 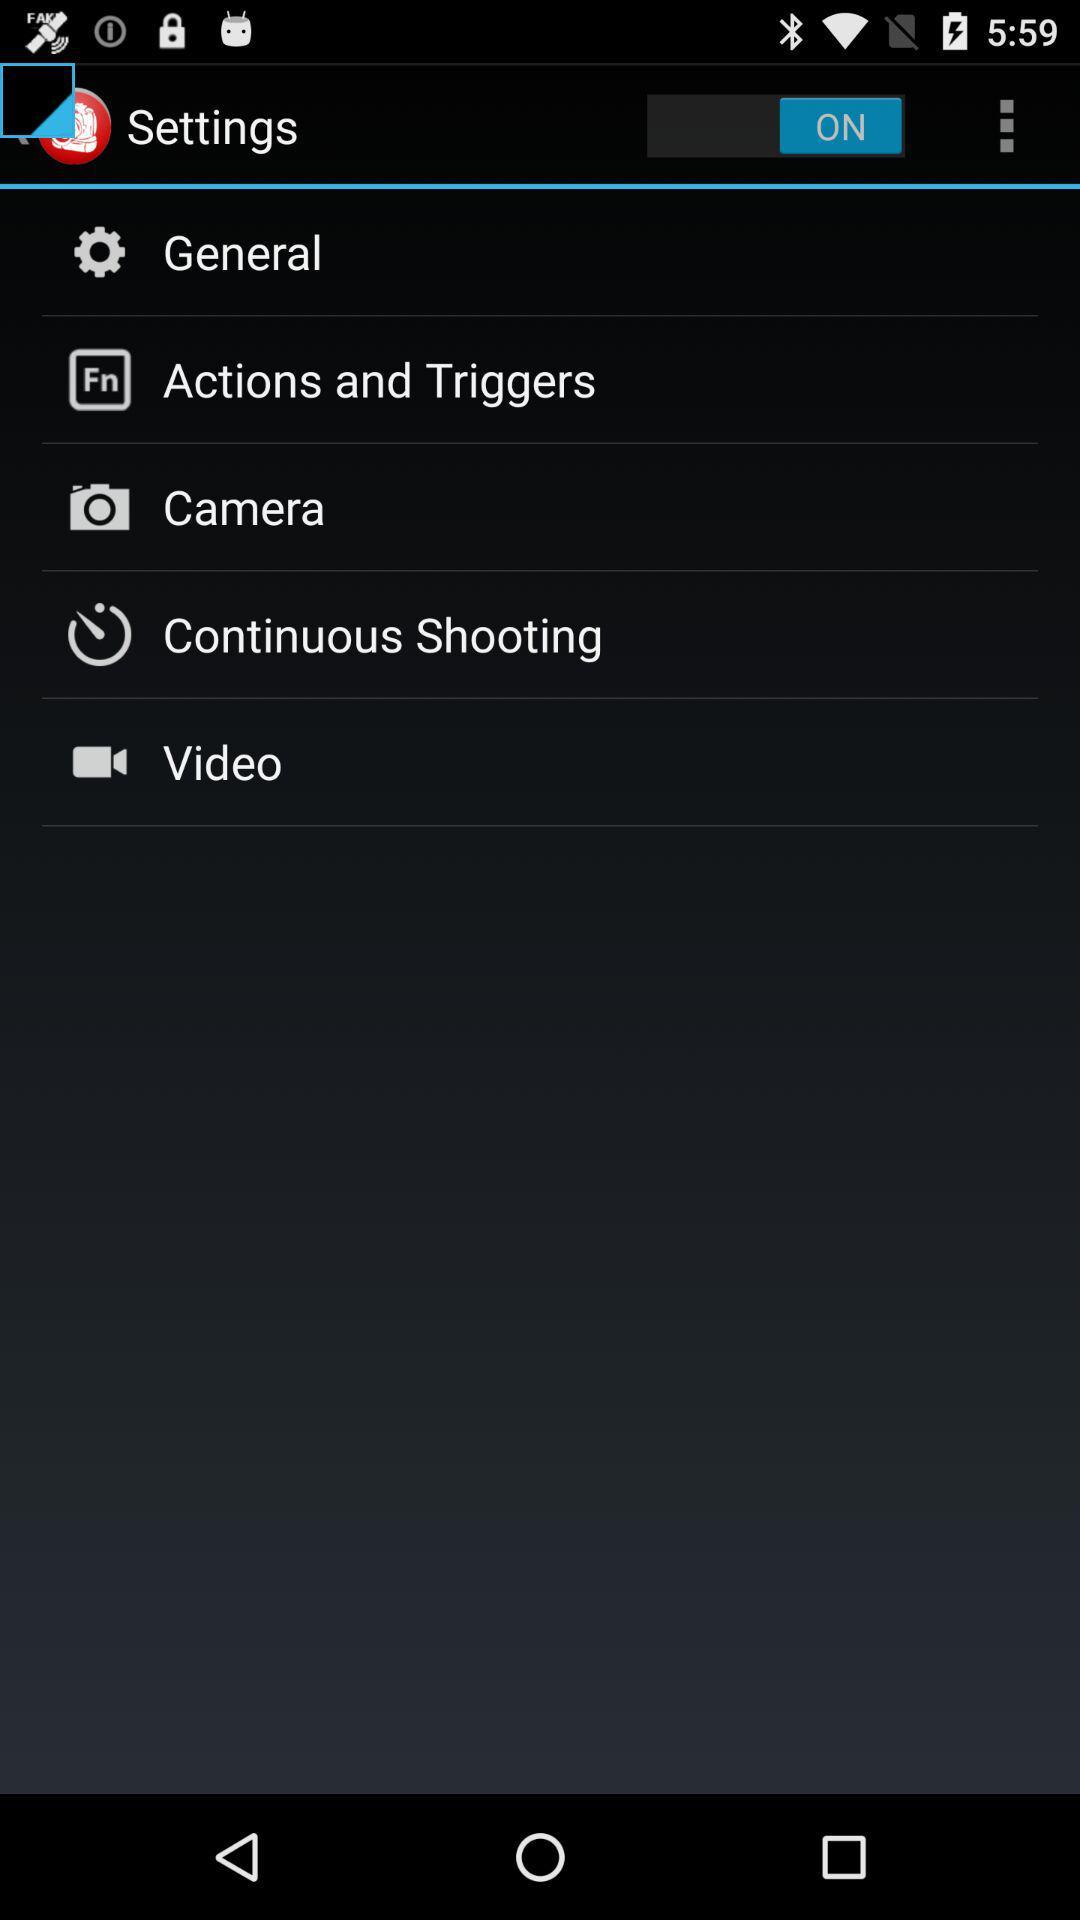 What do you see at coordinates (379, 379) in the screenshot?
I see `actions and triggers` at bounding box center [379, 379].